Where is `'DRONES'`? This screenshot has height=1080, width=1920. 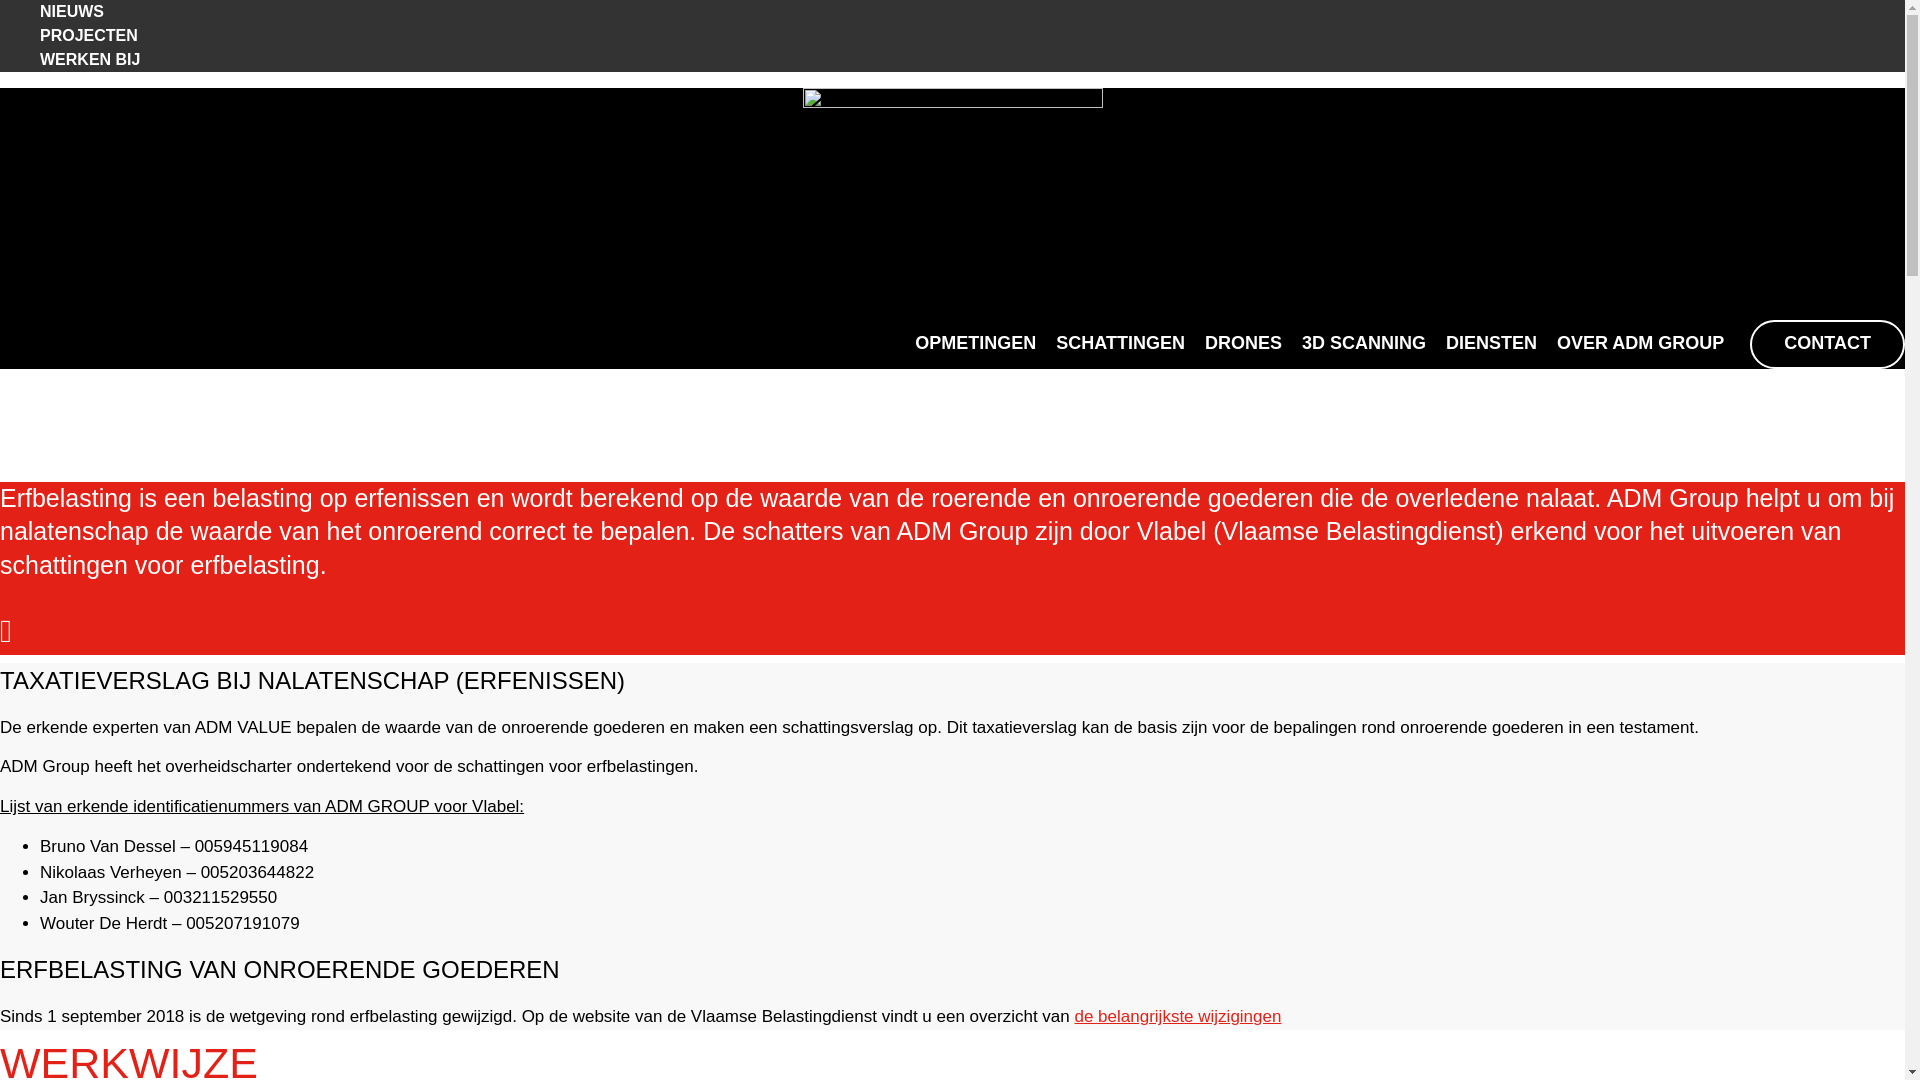 'DRONES' is located at coordinates (1242, 343).